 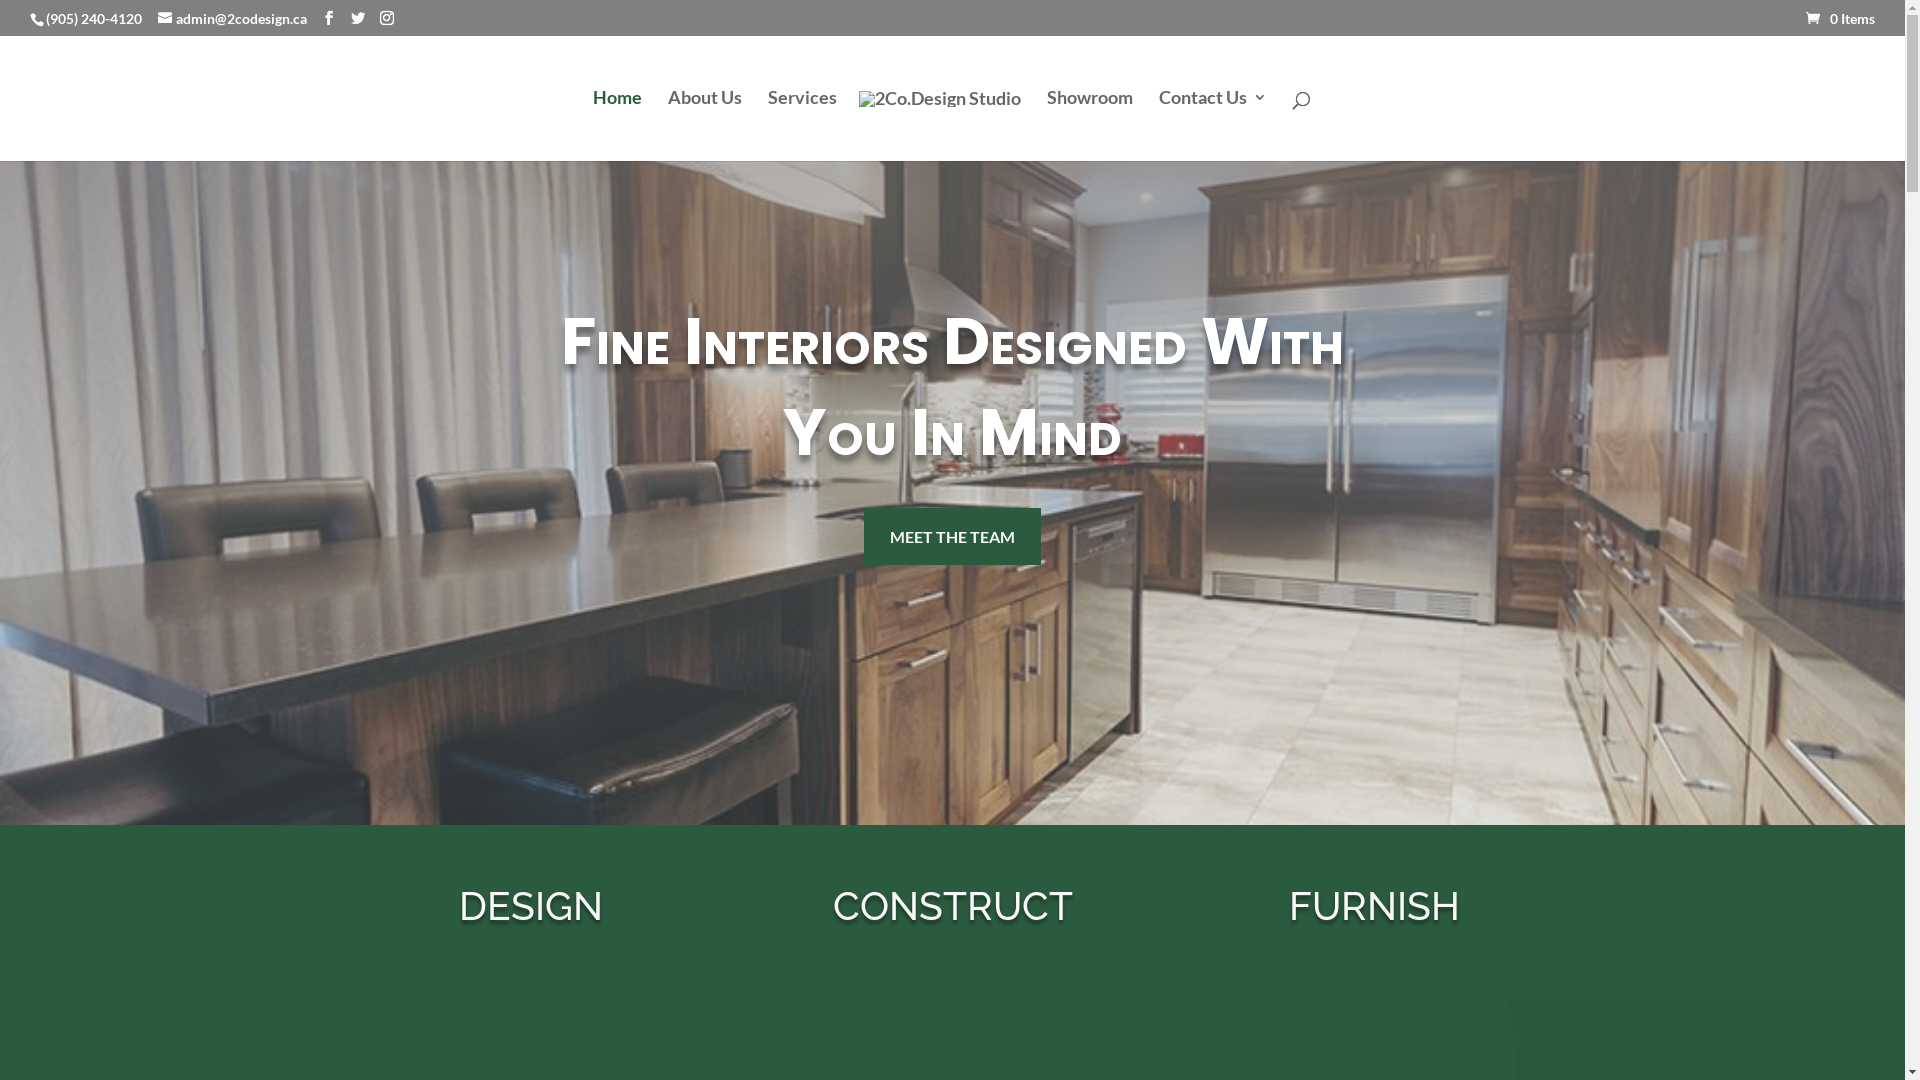 I want to click on 'Contact Us', so click(x=1157, y=122).